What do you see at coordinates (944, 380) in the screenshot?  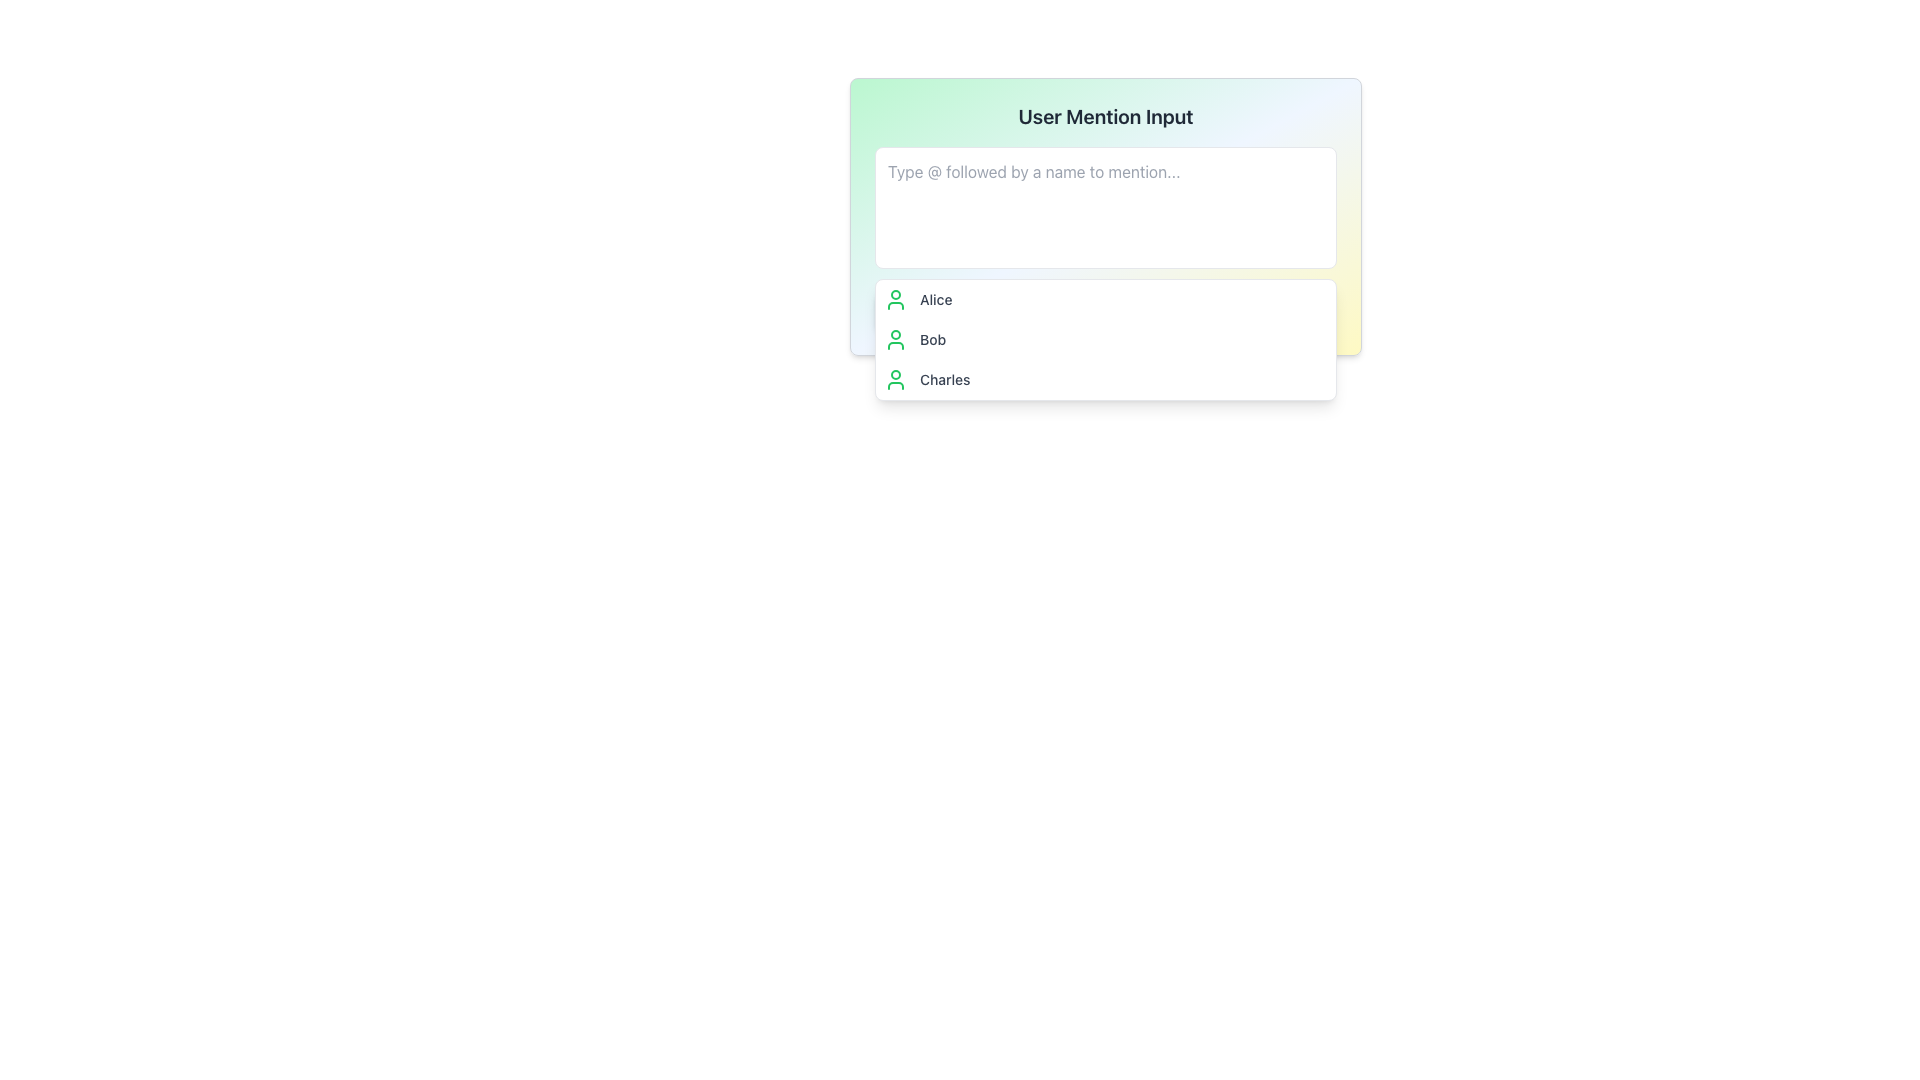 I see `the 'Charles' option in the third entry of the dropdown suggestion list` at bounding box center [944, 380].